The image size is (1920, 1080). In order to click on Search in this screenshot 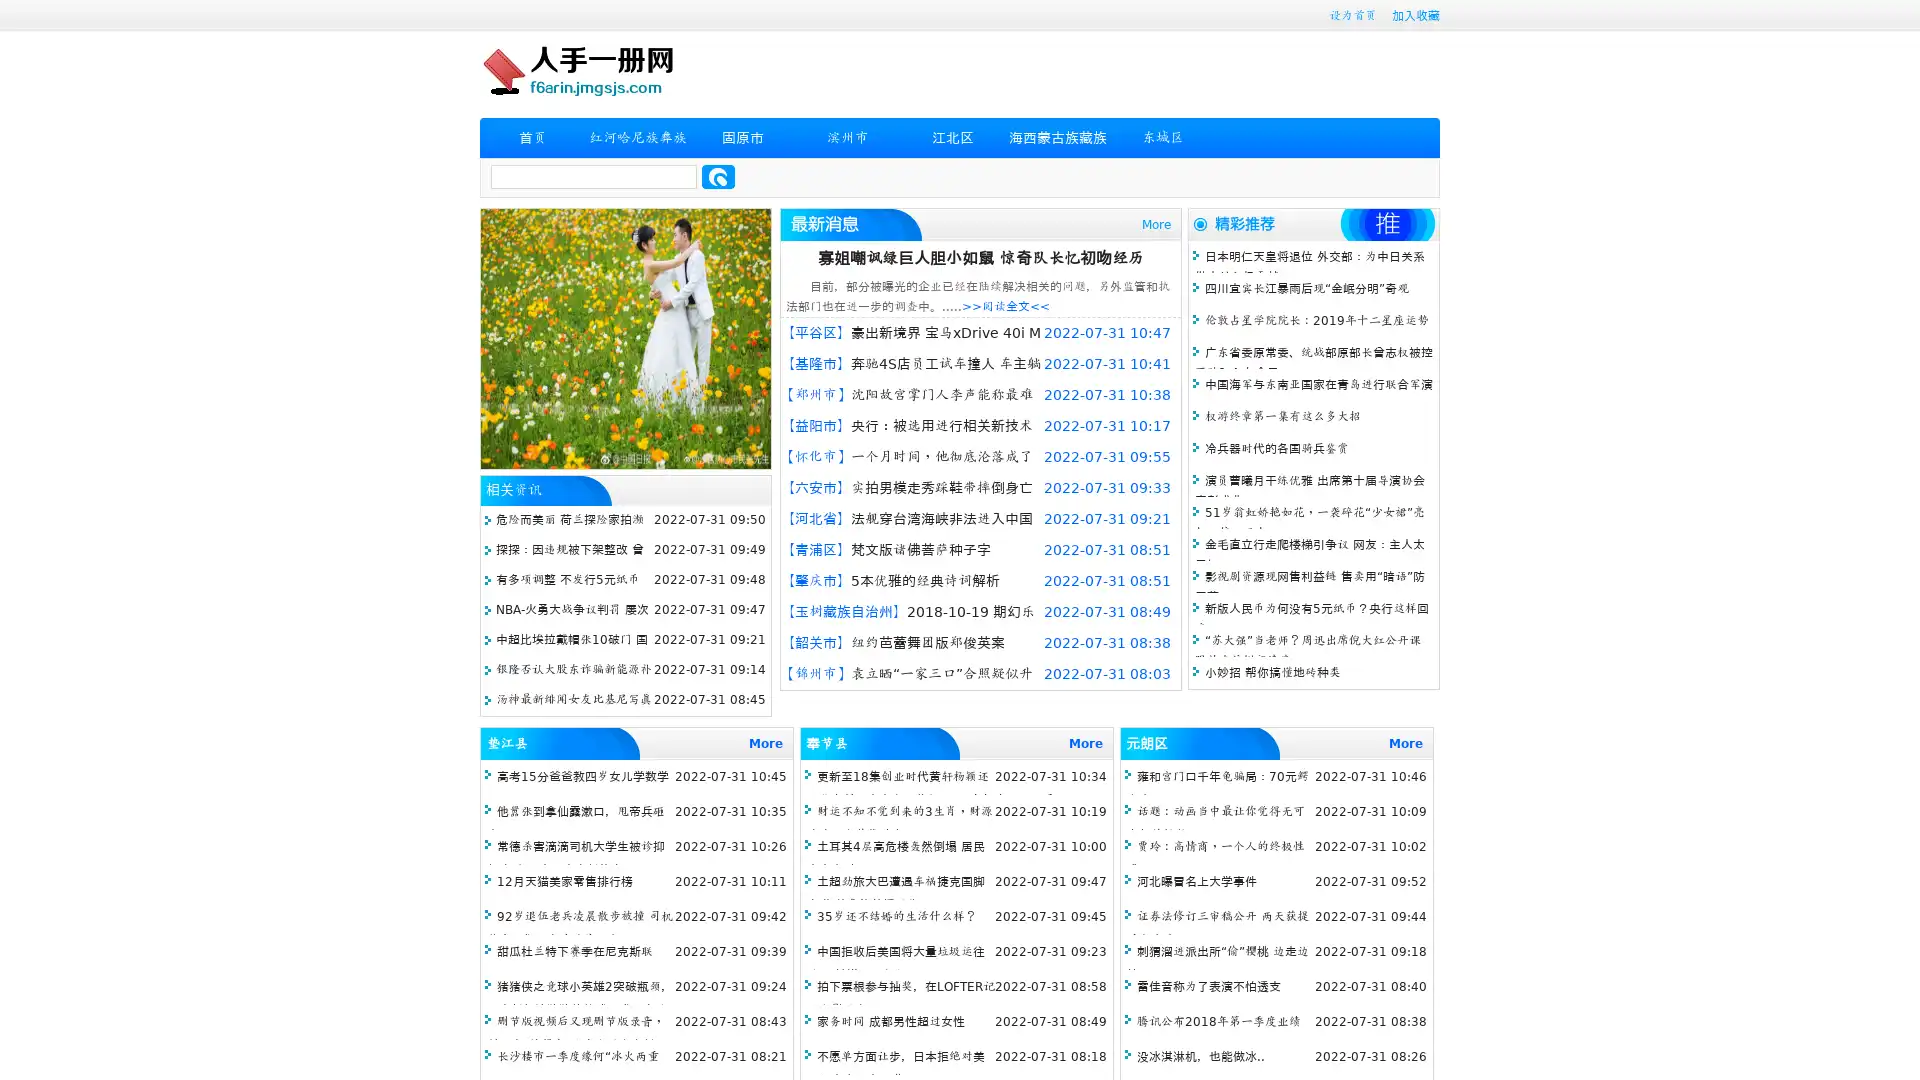, I will do `click(718, 176)`.